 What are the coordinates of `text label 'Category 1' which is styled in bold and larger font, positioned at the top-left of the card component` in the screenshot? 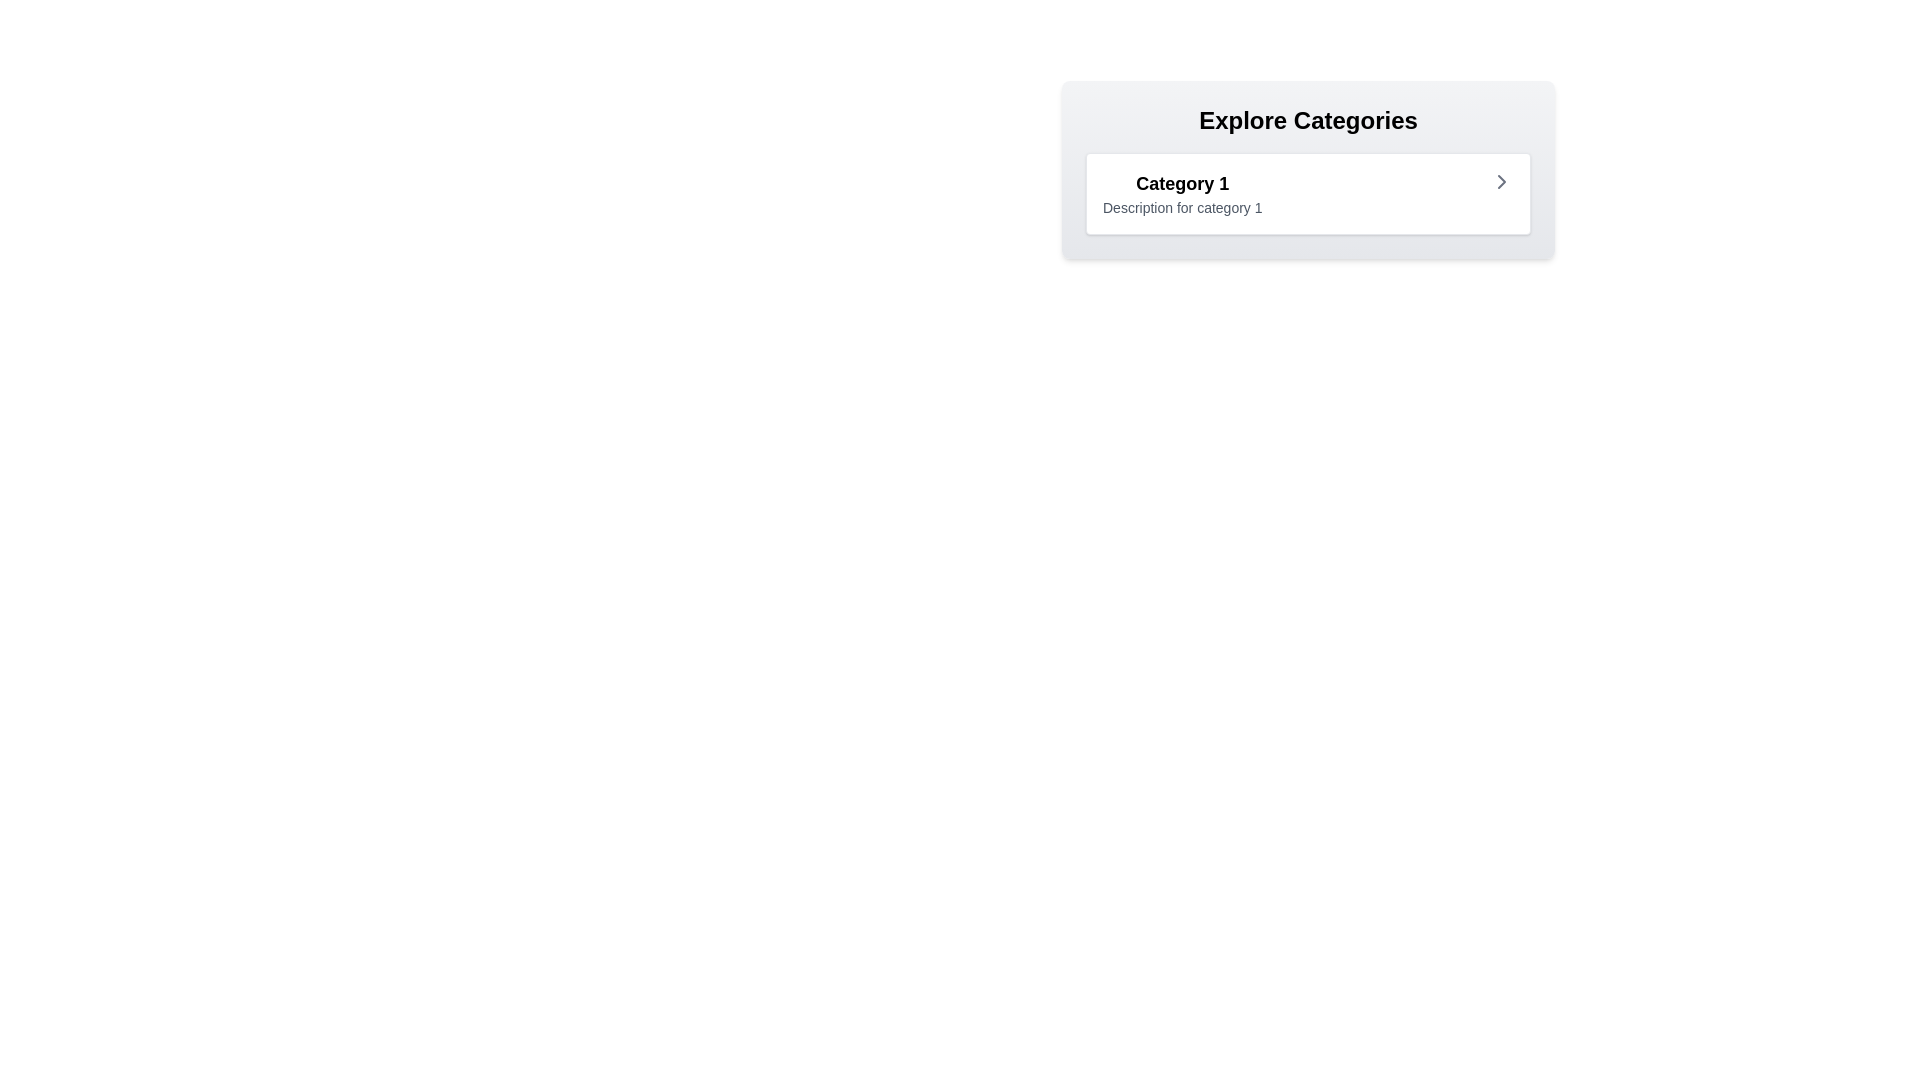 It's located at (1182, 184).